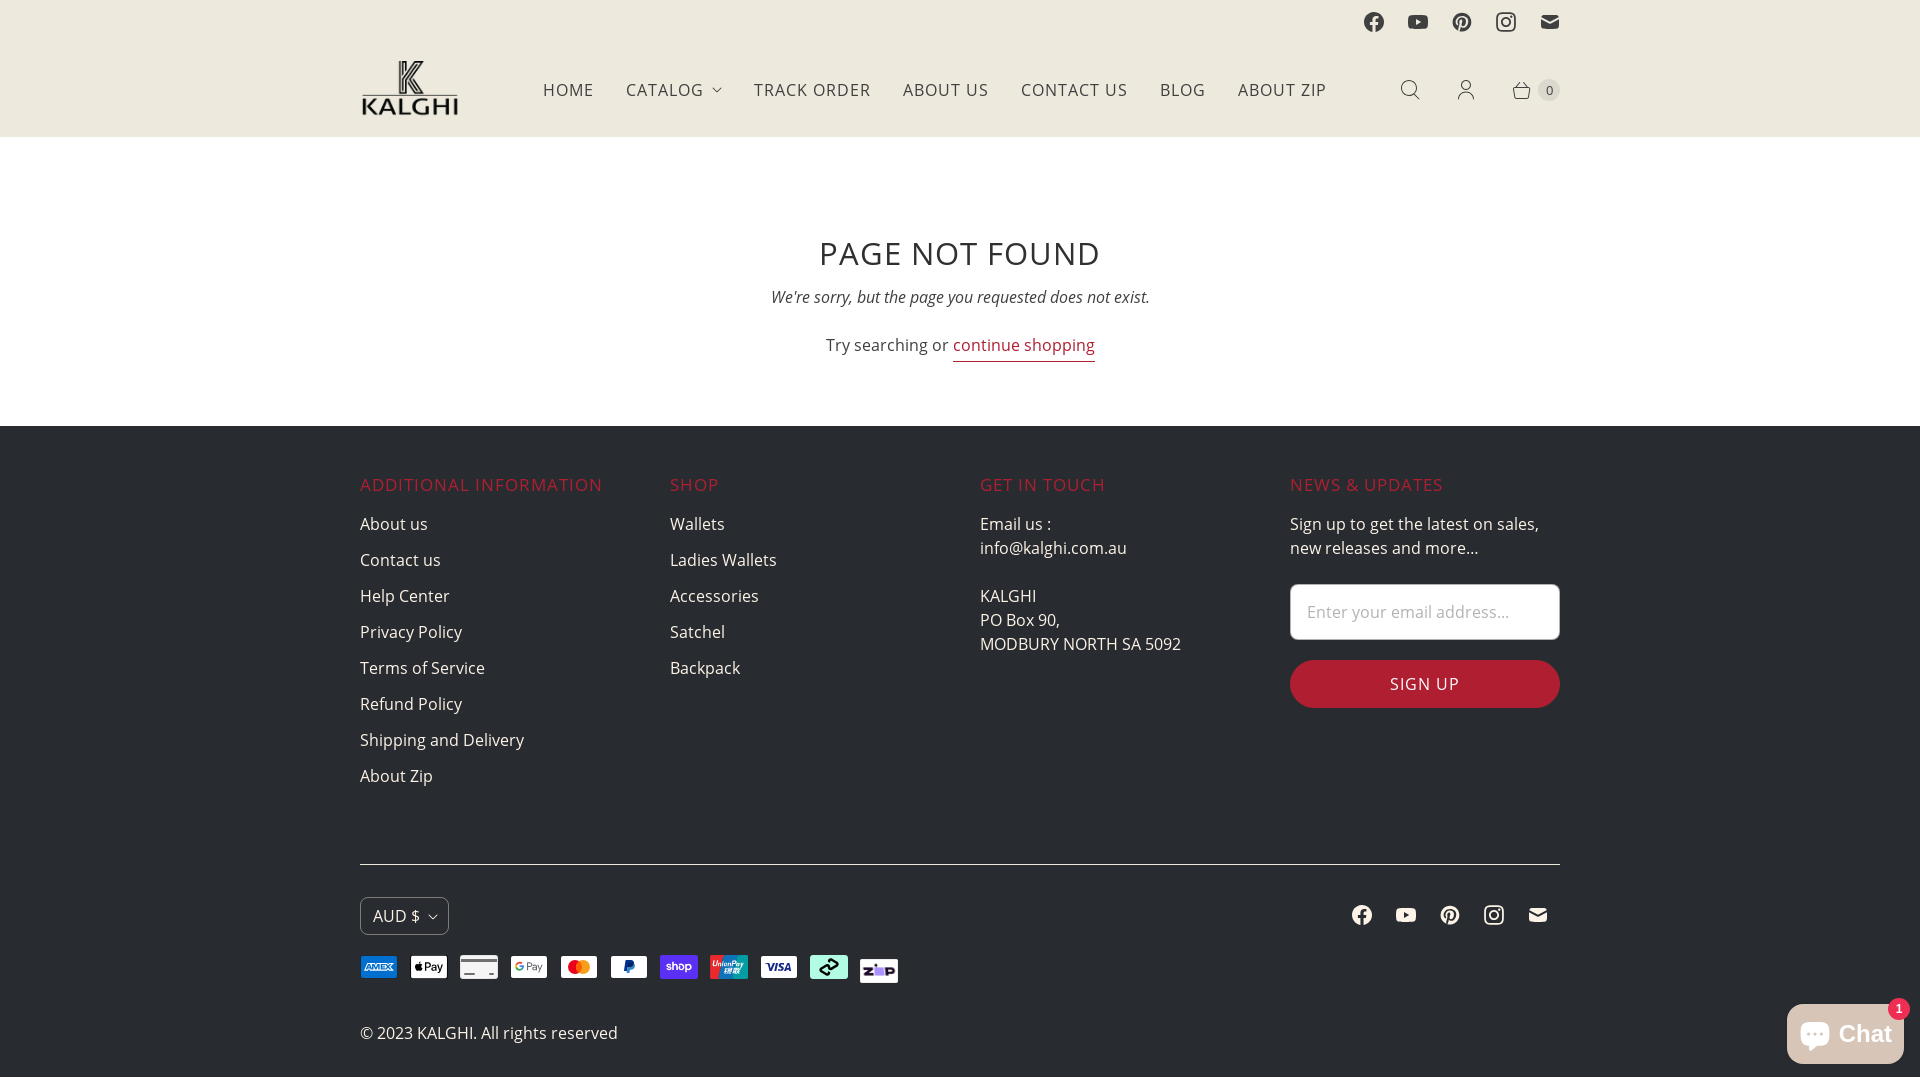 This screenshot has width=1920, height=1080. Describe the element at coordinates (410, 632) in the screenshot. I see `'Privacy Policy'` at that location.